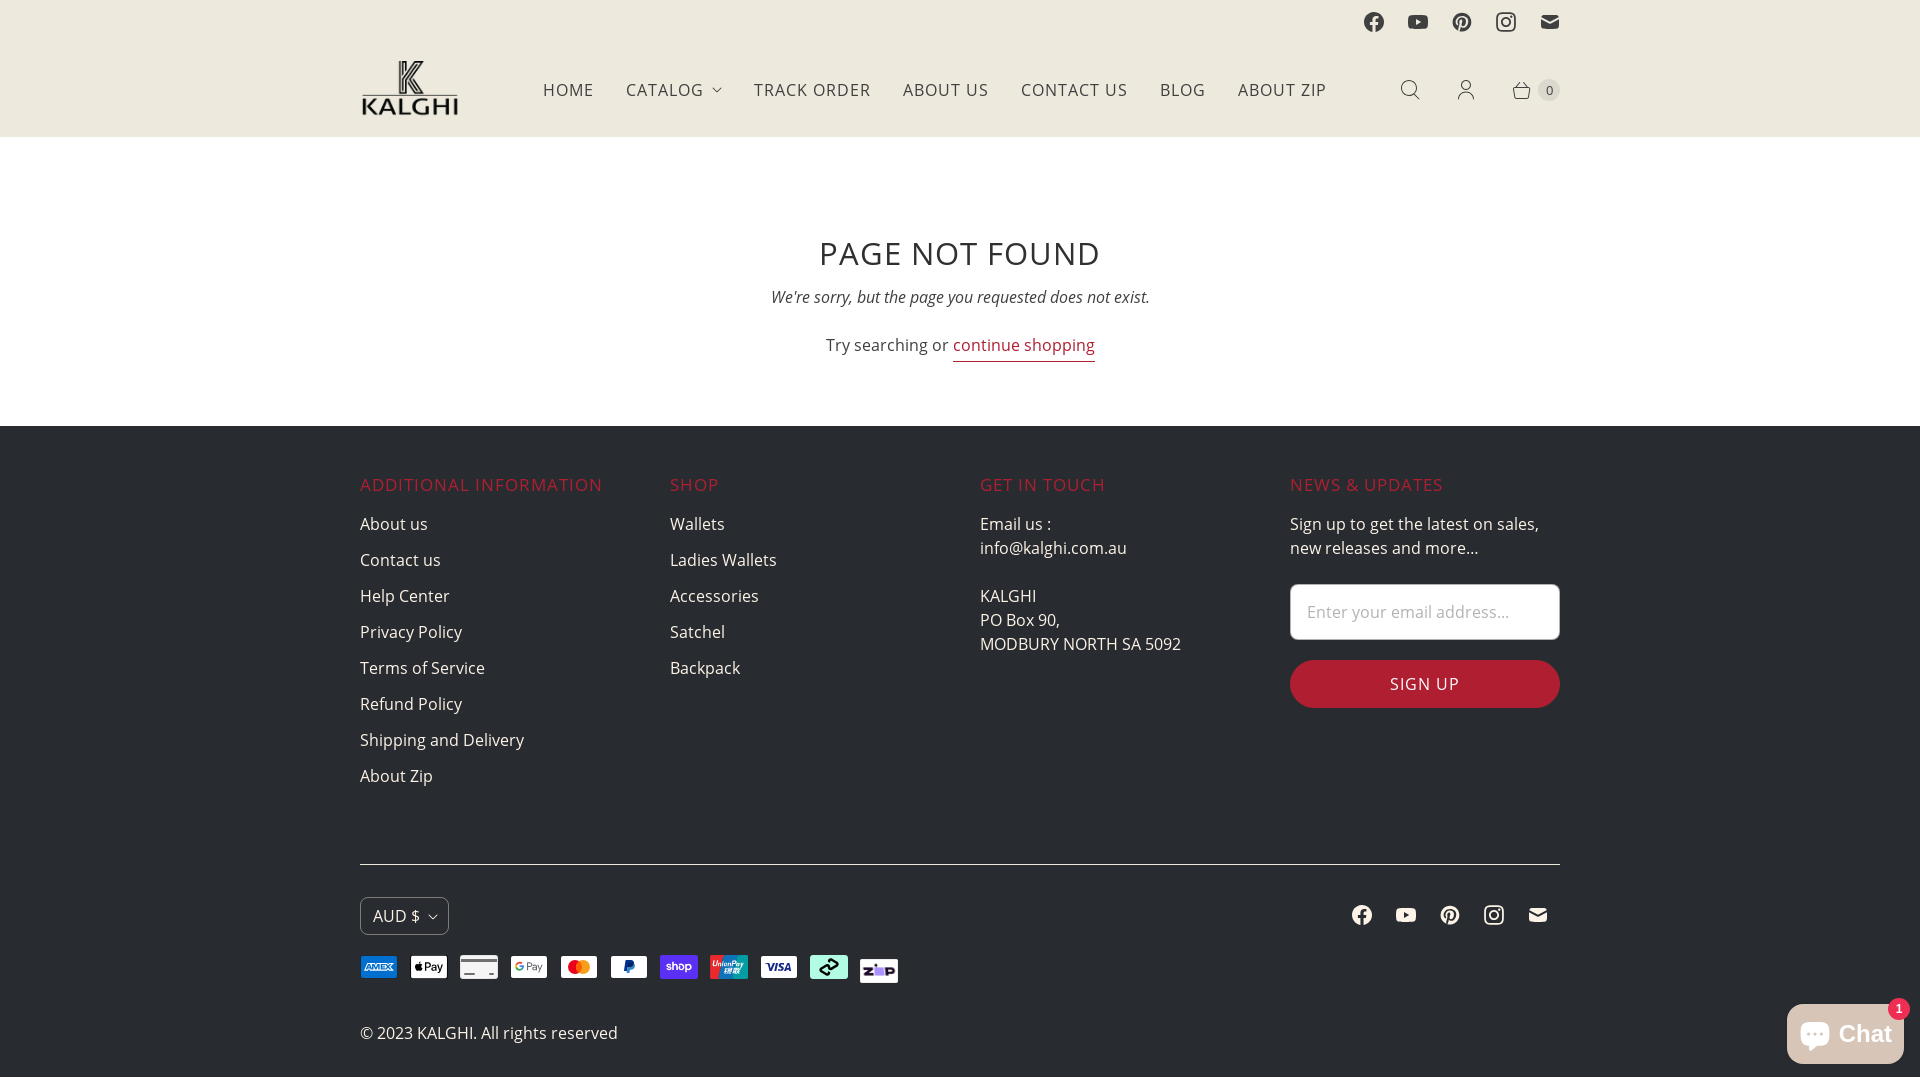 This screenshot has width=1920, height=1080. Describe the element at coordinates (410, 632) in the screenshot. I see `'Privacy Policy'` at that location.